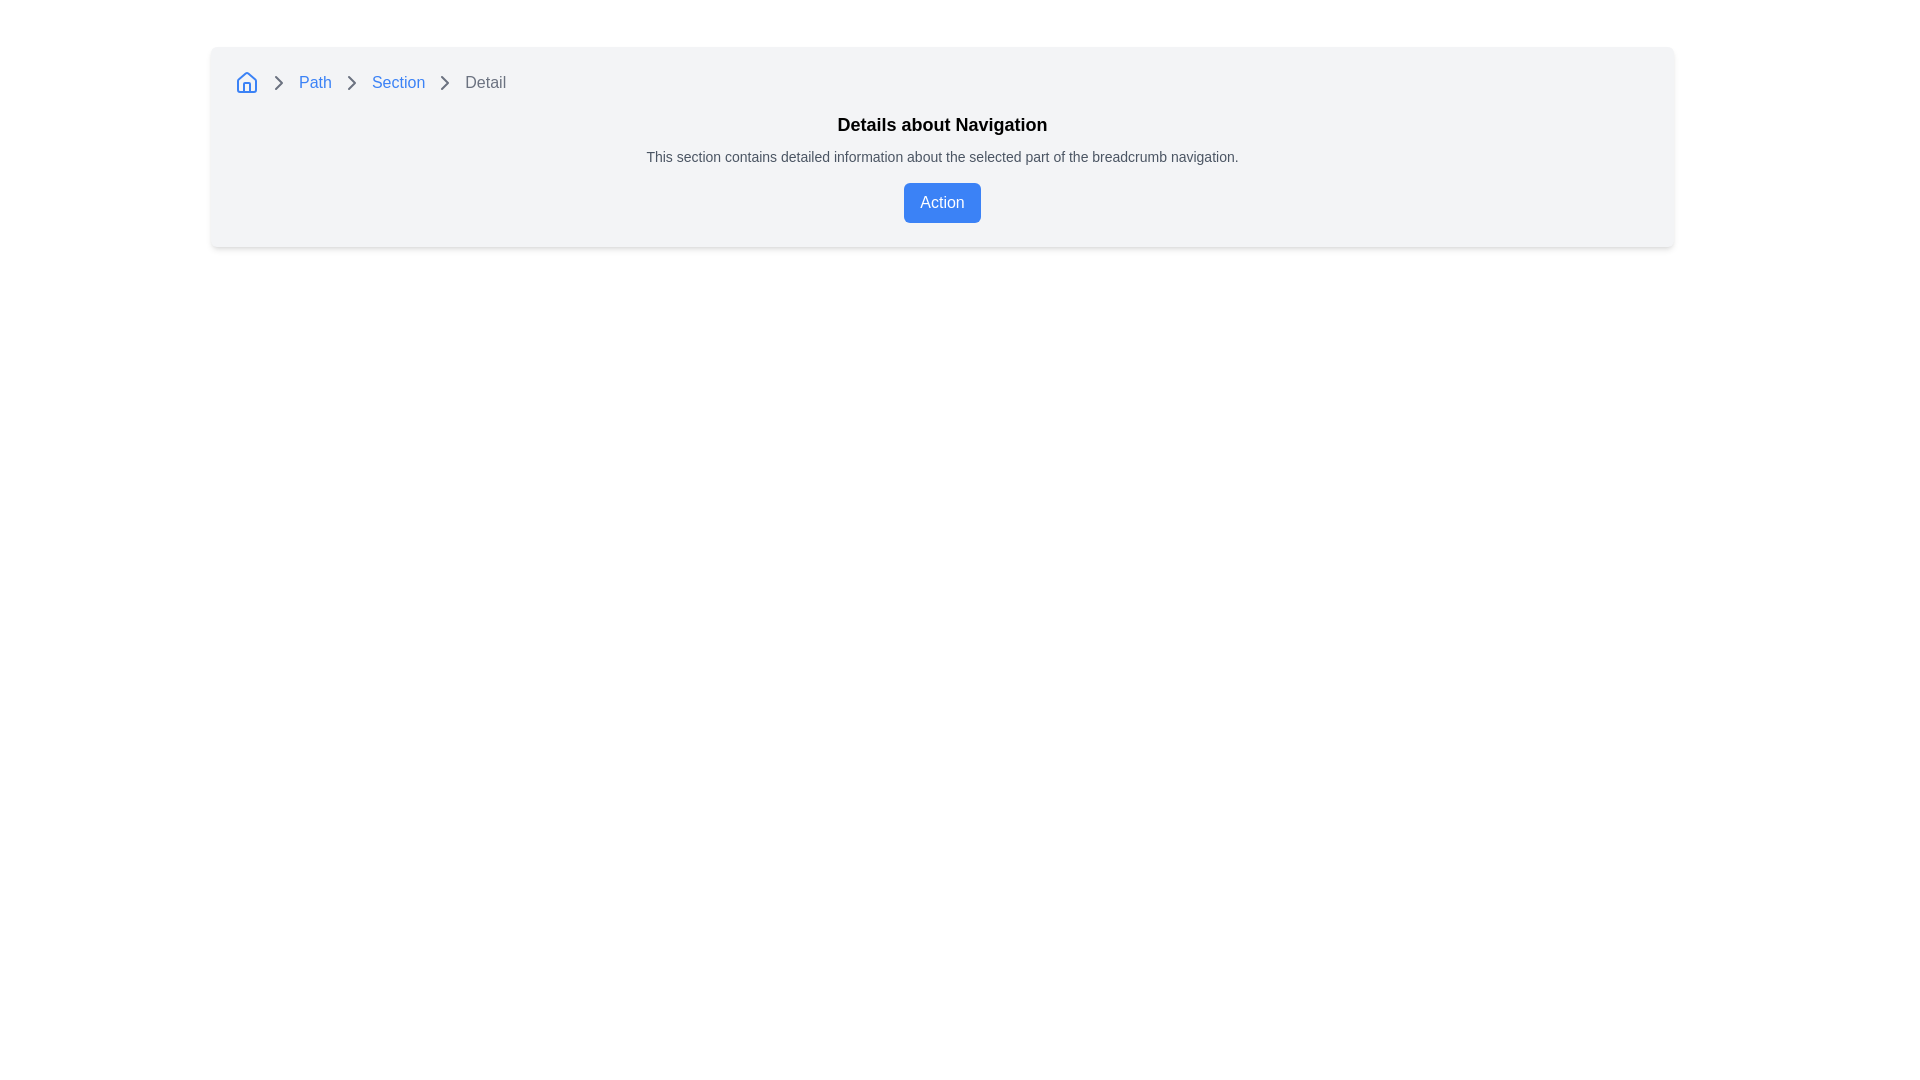 The image size is (1920, 1080). I want to click on inner rectangle of the door within the house icon, which is part of the blue outlined house symbol located at the top-left corner of the interface, for debugging purposes, so click(245, 86).